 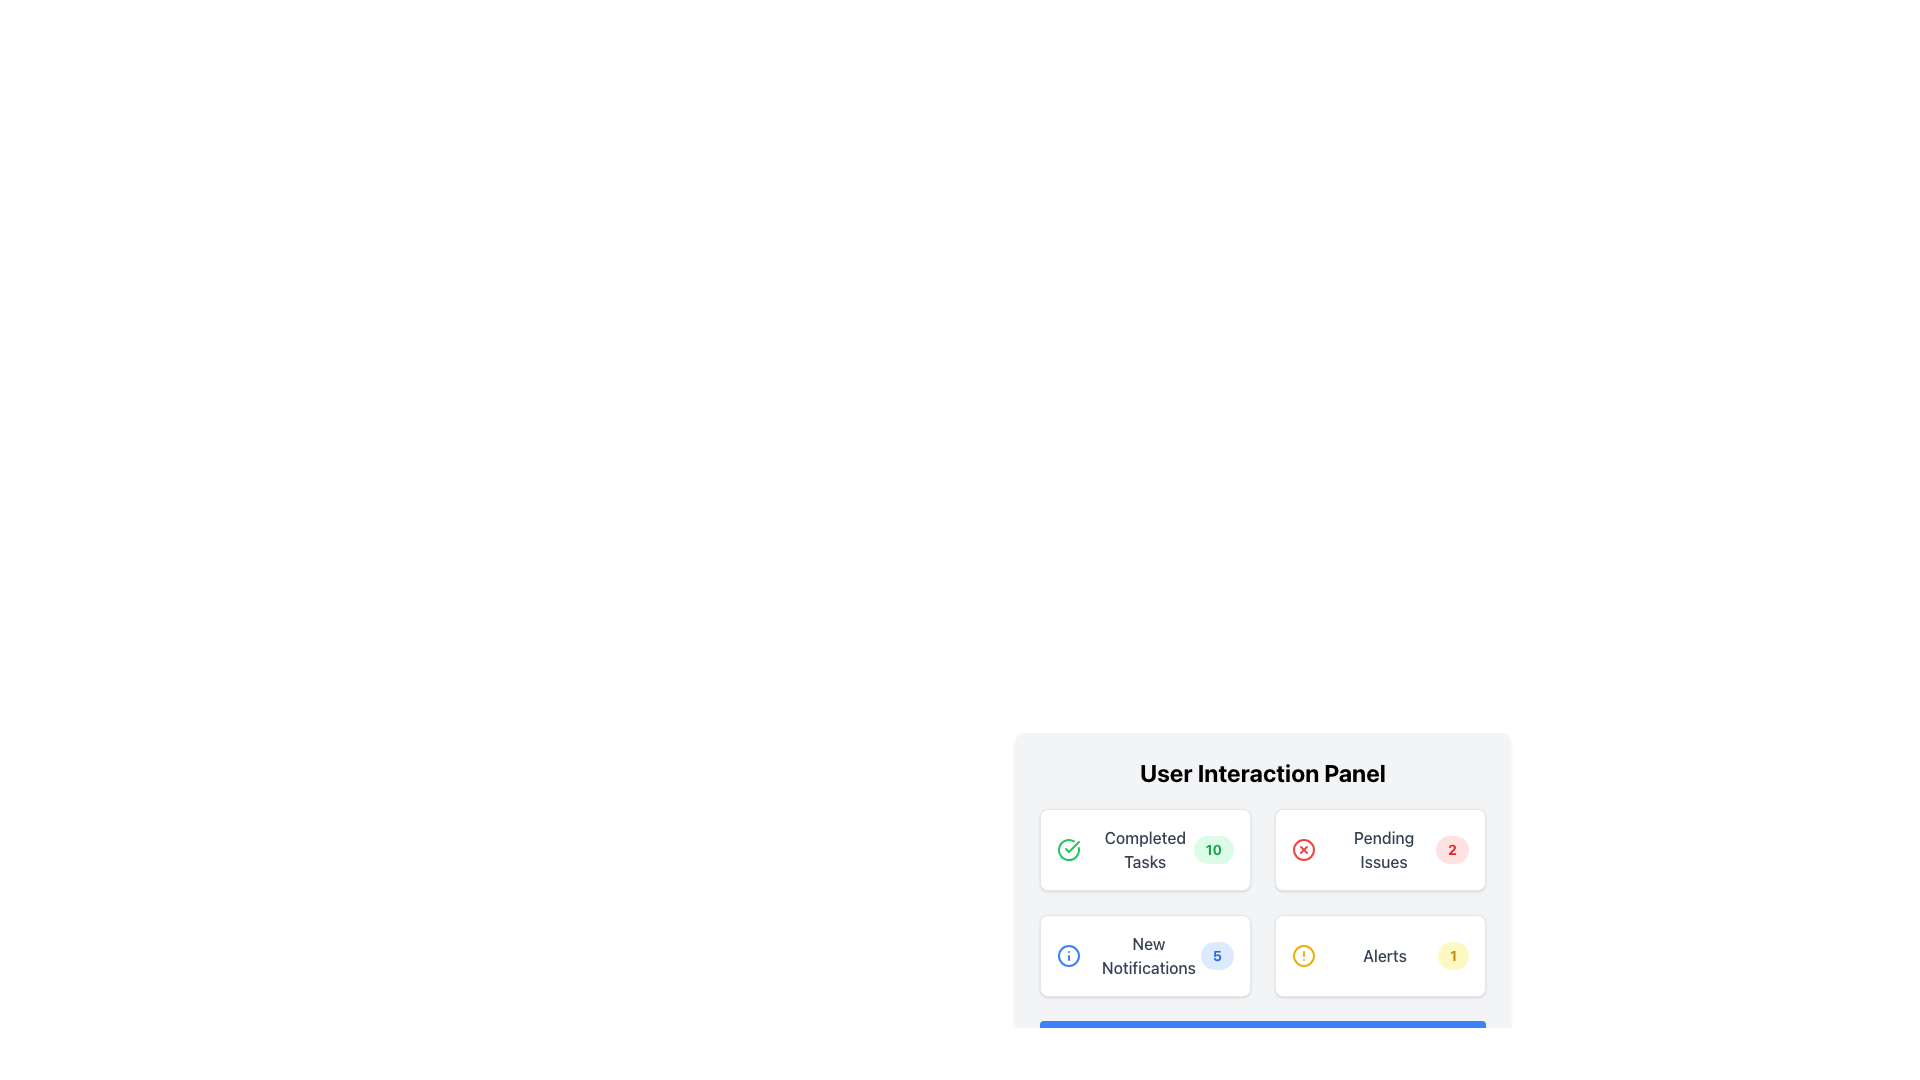 I want to click on the details of the Circular SVG element that serves as a notification marker in the New Notifications tile located in the User Interaction Panel, so click(x=1068, y=955).